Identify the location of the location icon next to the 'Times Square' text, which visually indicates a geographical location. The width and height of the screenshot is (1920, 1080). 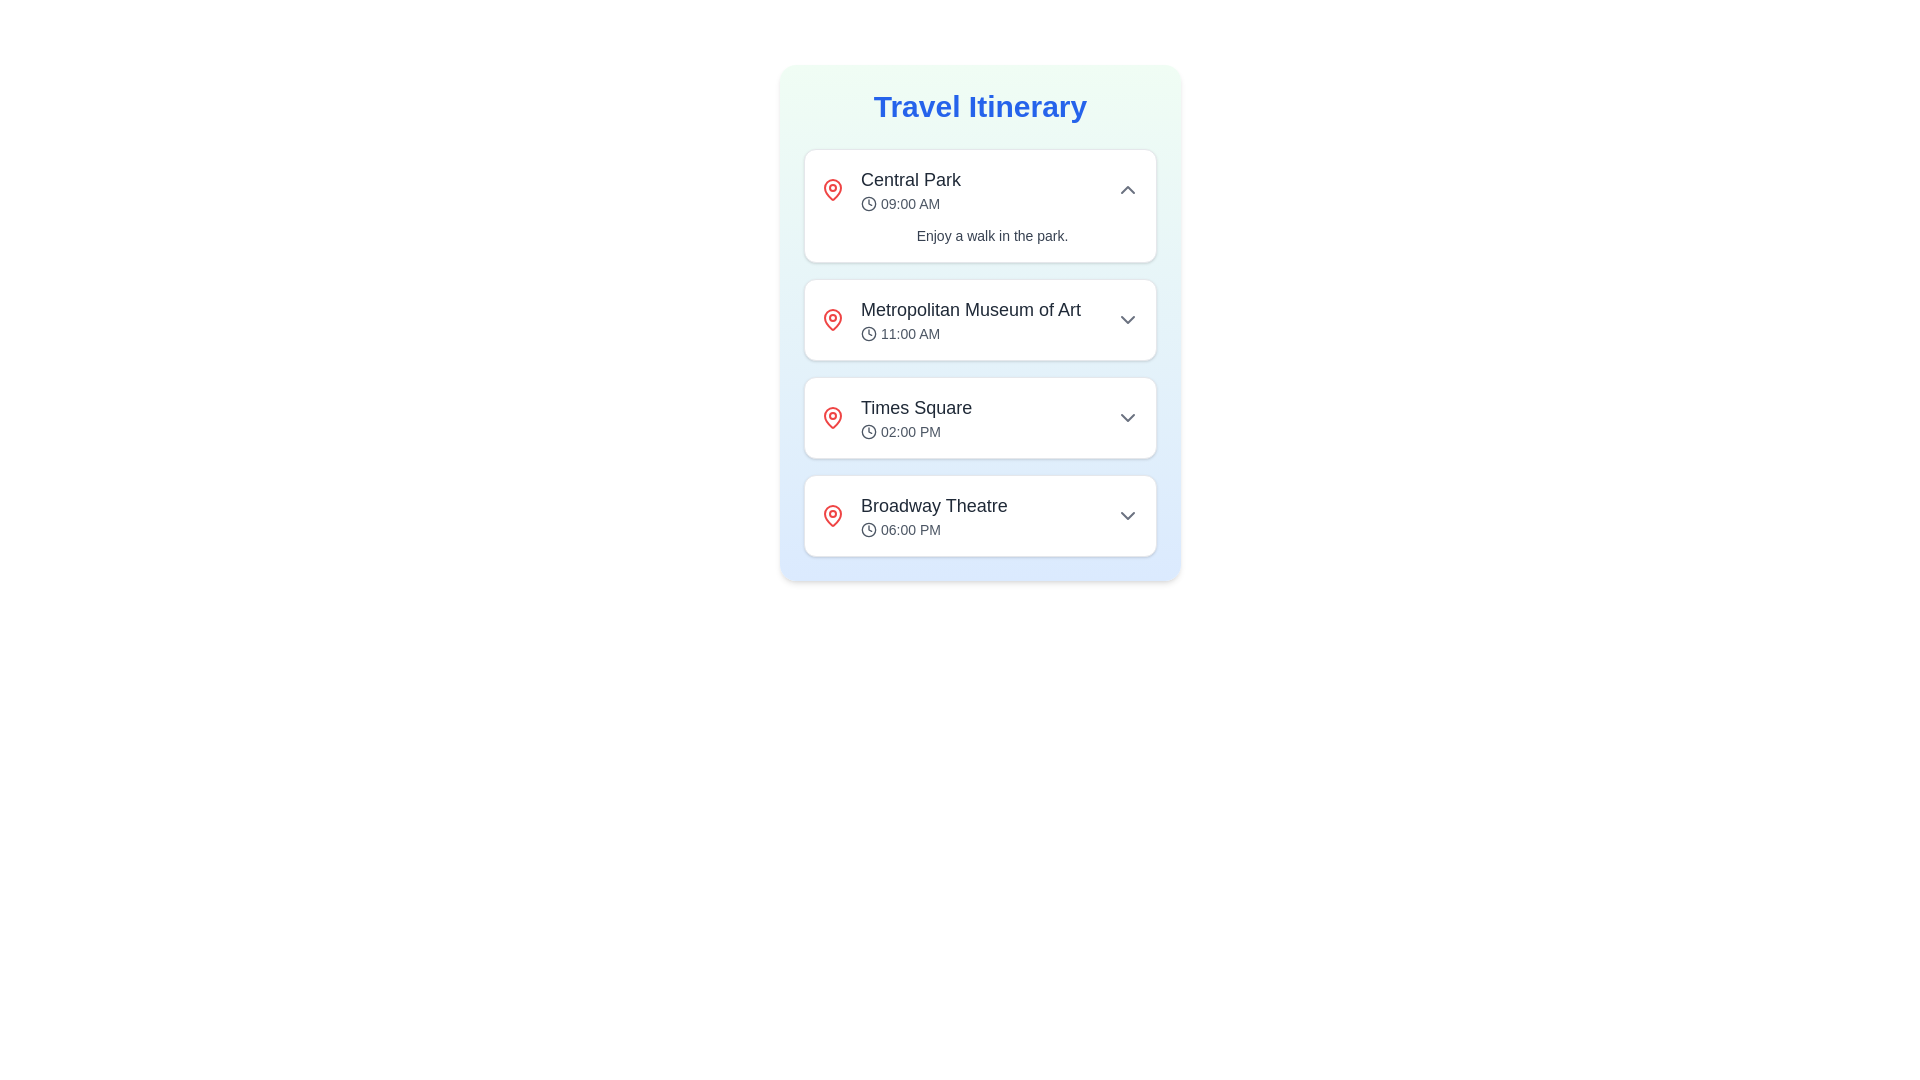
(833, 416).